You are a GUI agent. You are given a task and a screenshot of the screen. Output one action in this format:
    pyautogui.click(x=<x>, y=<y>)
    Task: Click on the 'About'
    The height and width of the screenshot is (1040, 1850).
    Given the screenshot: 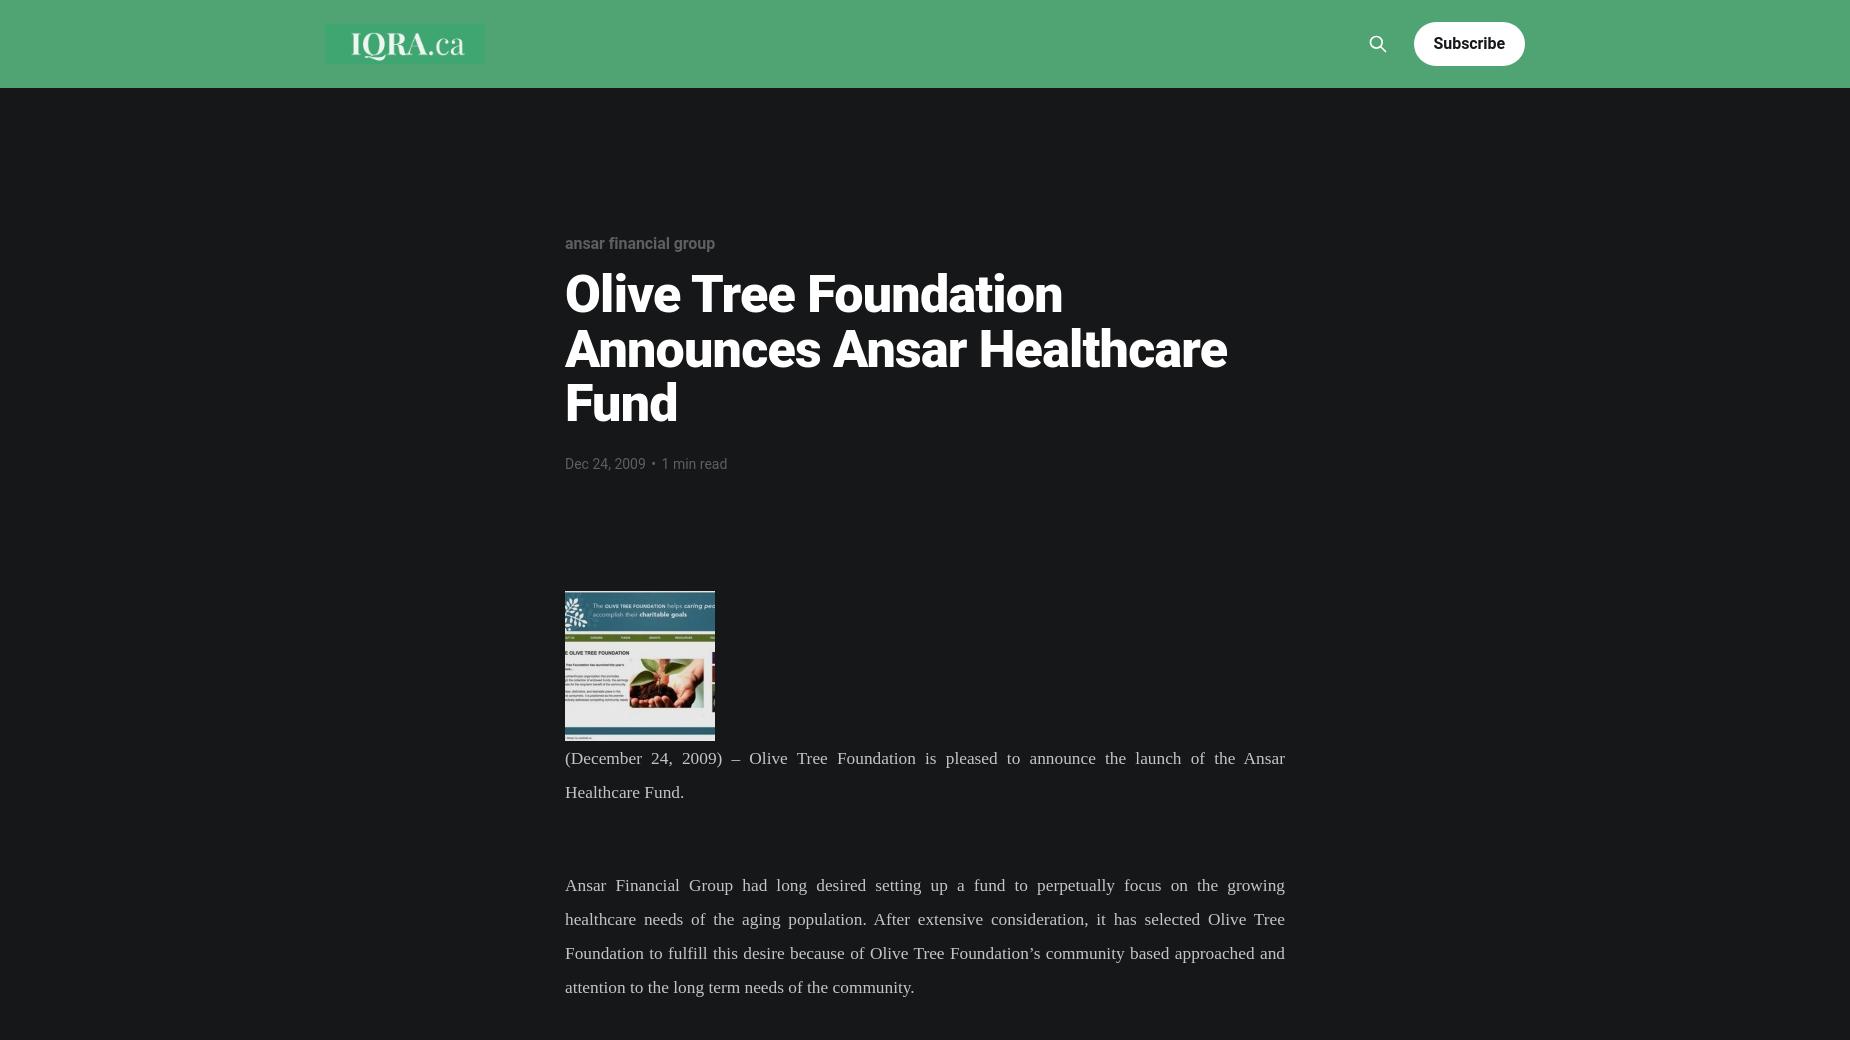 What is the action you would take?
    pyautogui.click(x=616, y=13)
    